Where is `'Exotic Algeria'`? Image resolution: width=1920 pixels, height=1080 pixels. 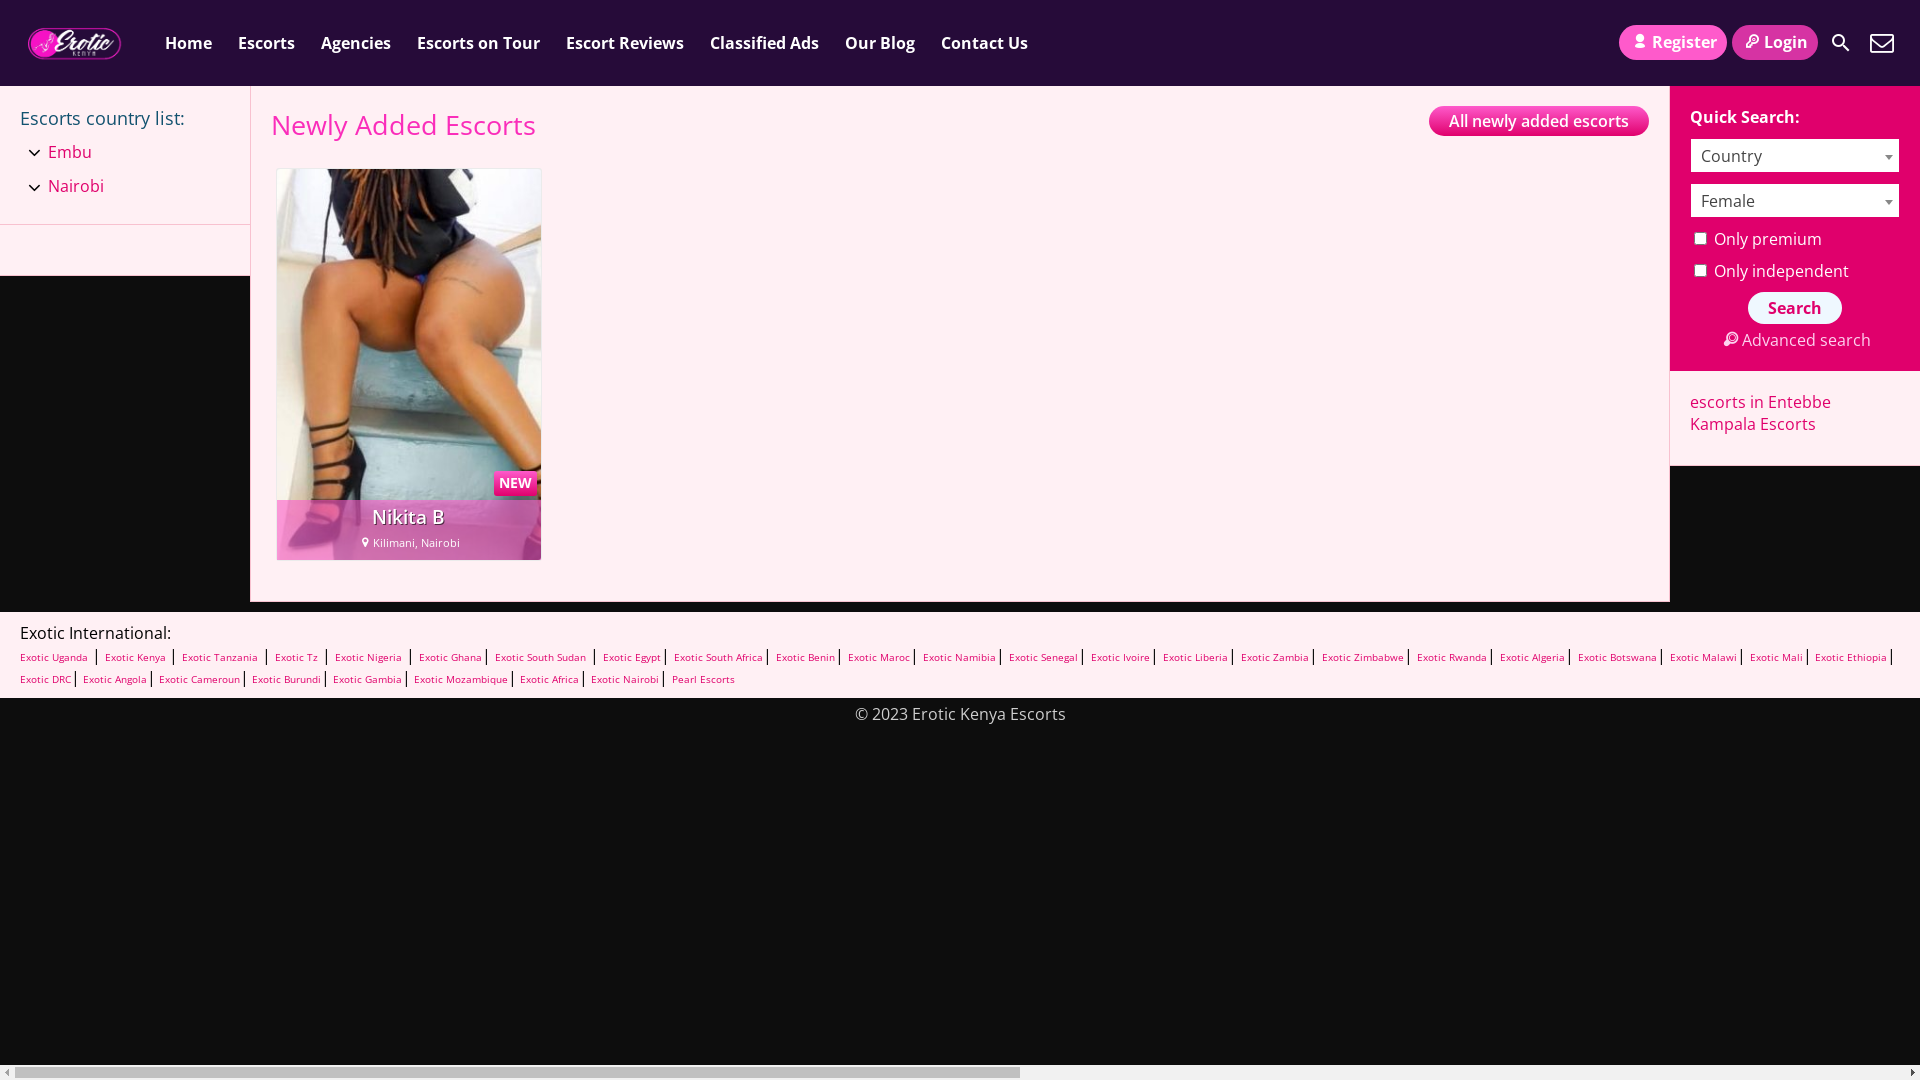 'Exotic Algeria' is located at coordinates (1531, 656).